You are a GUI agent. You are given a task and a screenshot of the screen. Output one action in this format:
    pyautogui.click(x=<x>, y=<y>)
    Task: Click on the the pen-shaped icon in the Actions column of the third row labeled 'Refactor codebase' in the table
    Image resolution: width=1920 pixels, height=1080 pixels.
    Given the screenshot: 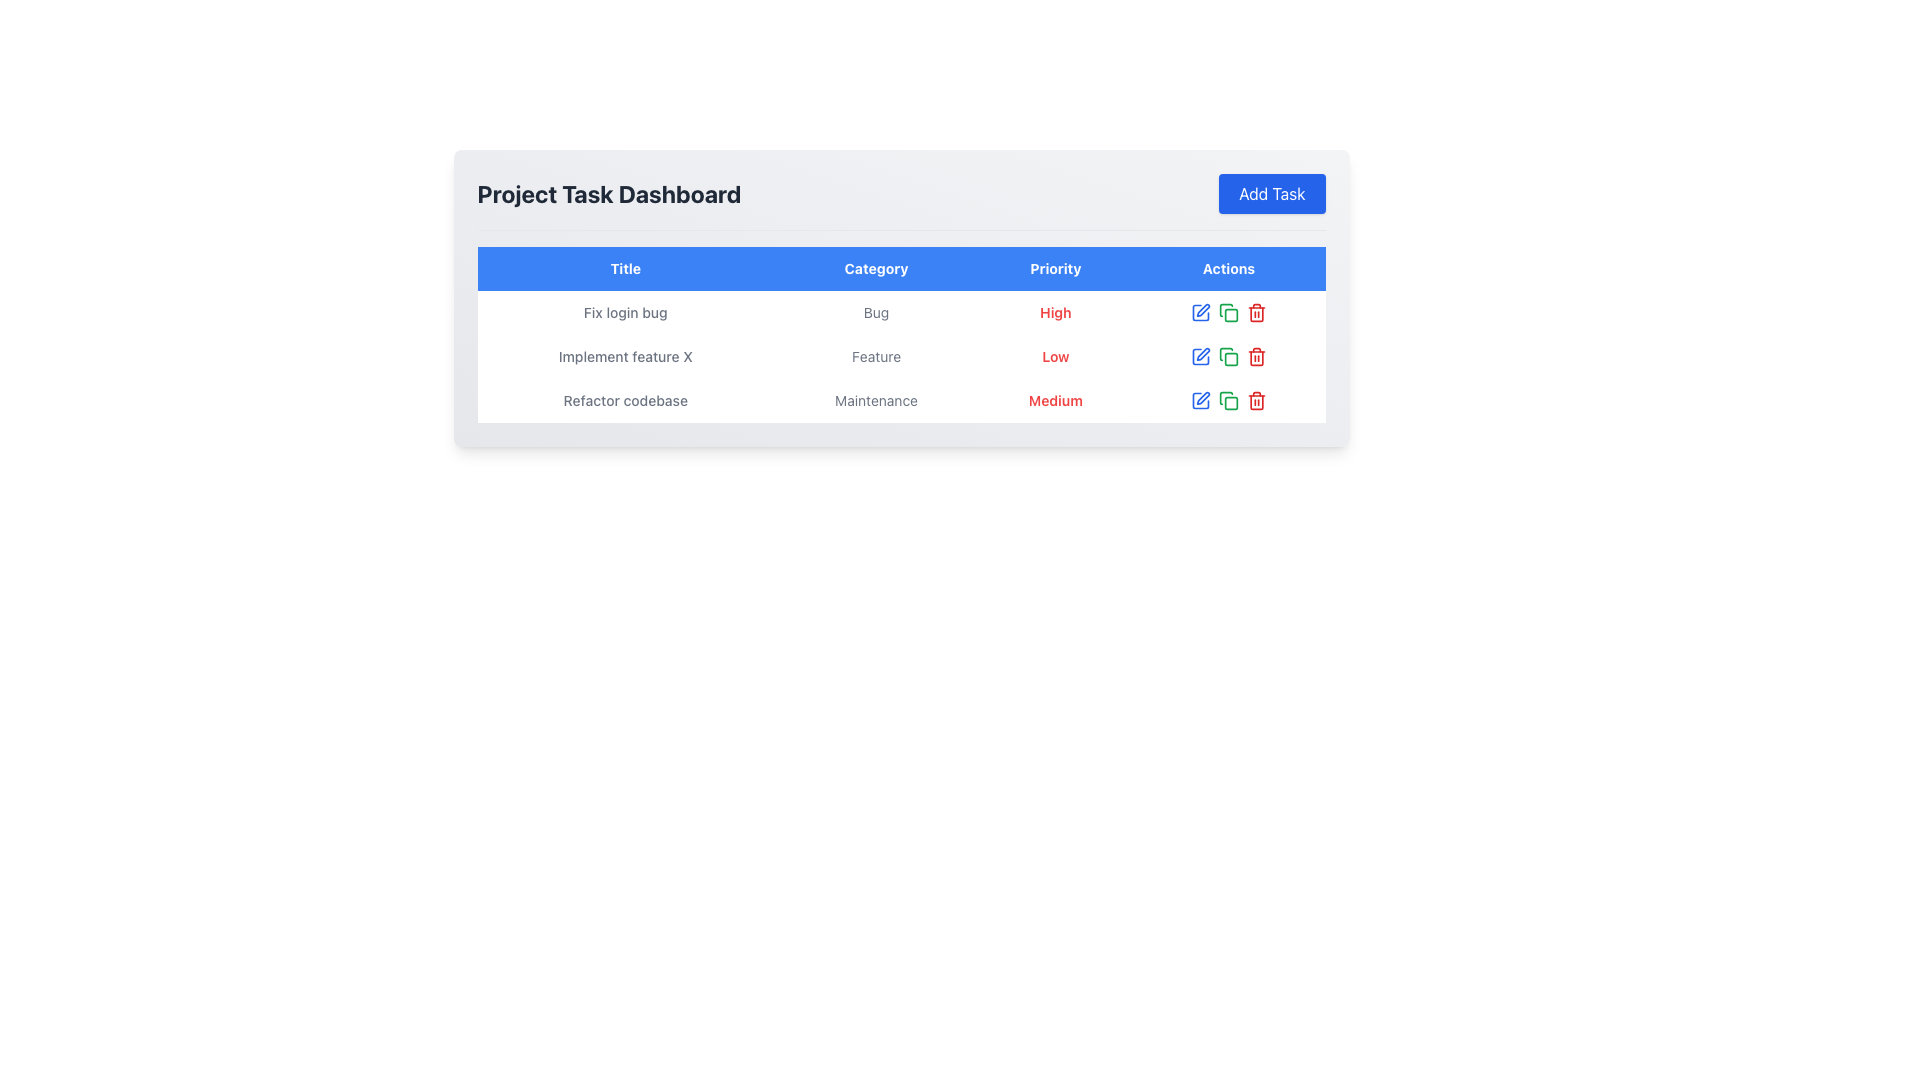 What is the action you would take?
    pyautogui.click(x=1202, y=398)
    